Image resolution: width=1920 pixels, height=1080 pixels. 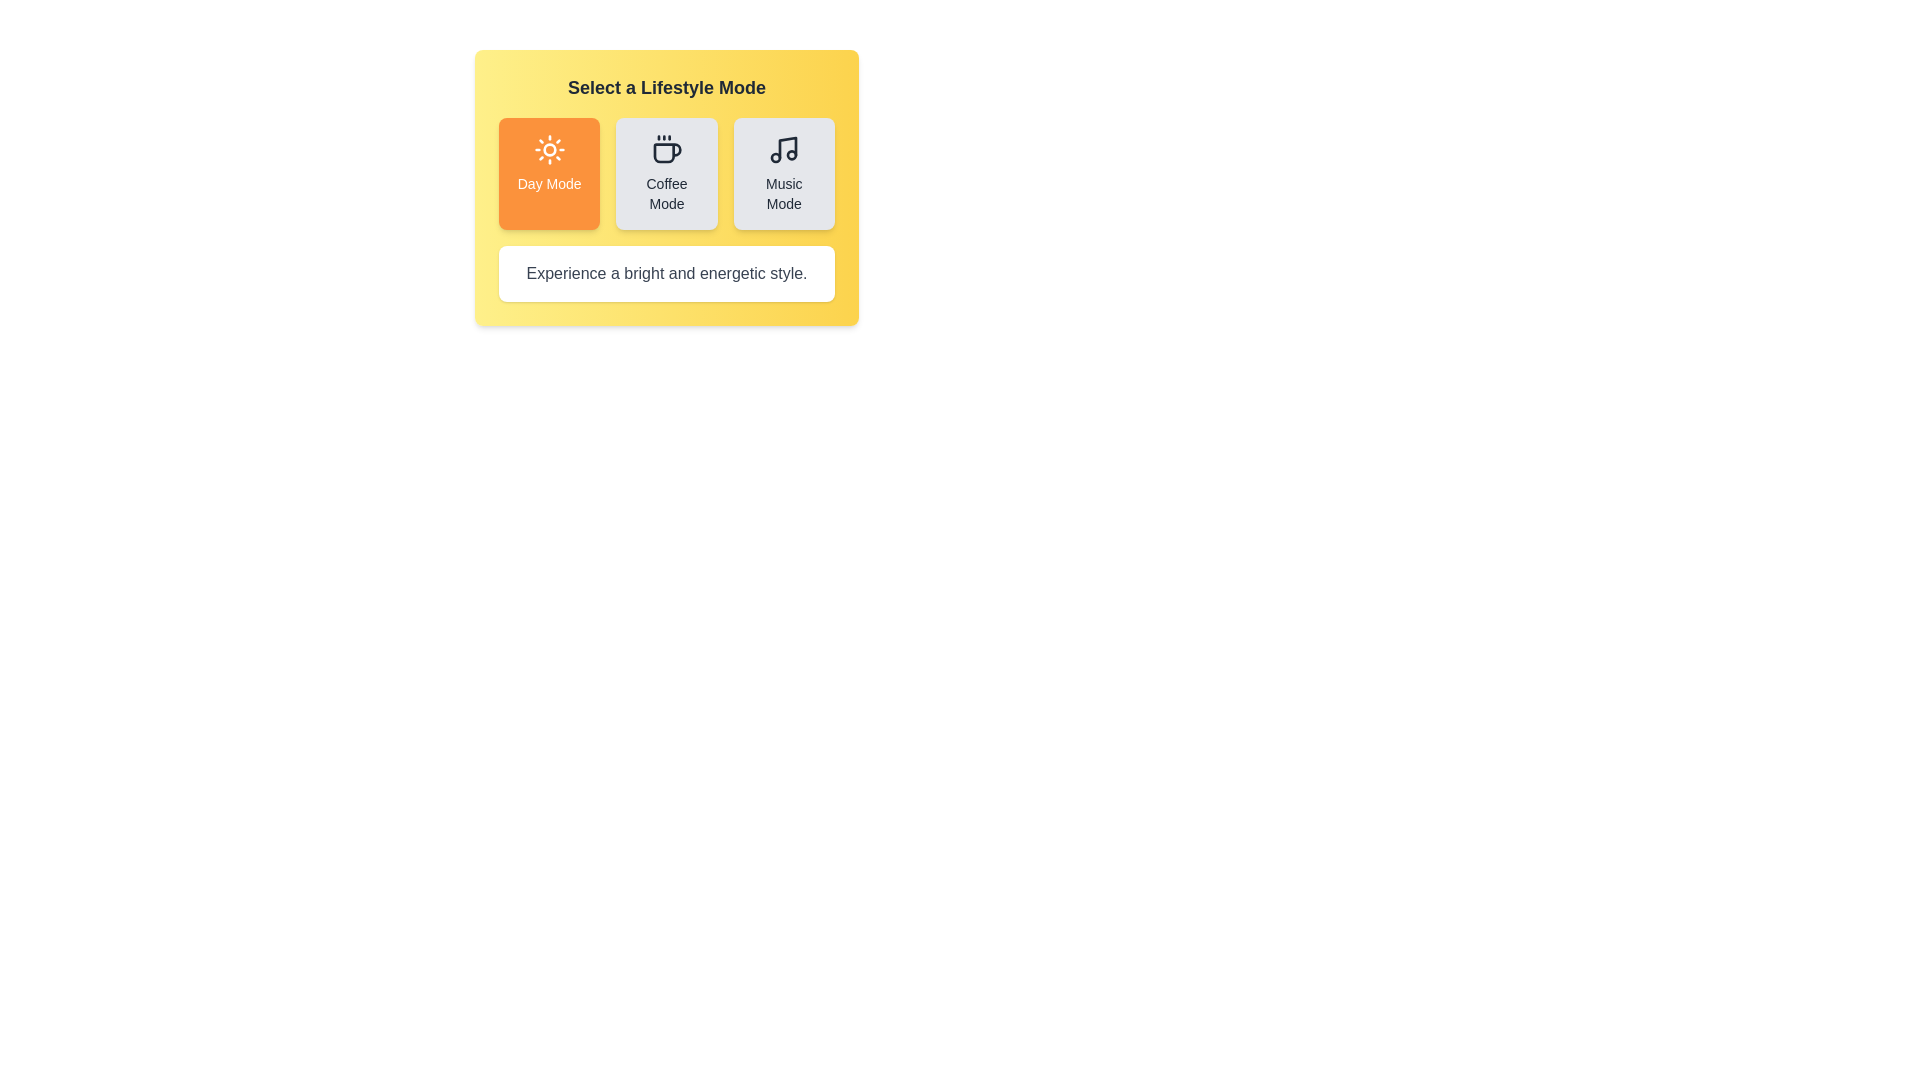 What do you see at coordinates (667, 172) in the screenshot?
I see `the button corresponding to Coffee` at bounding box center [667, 172].